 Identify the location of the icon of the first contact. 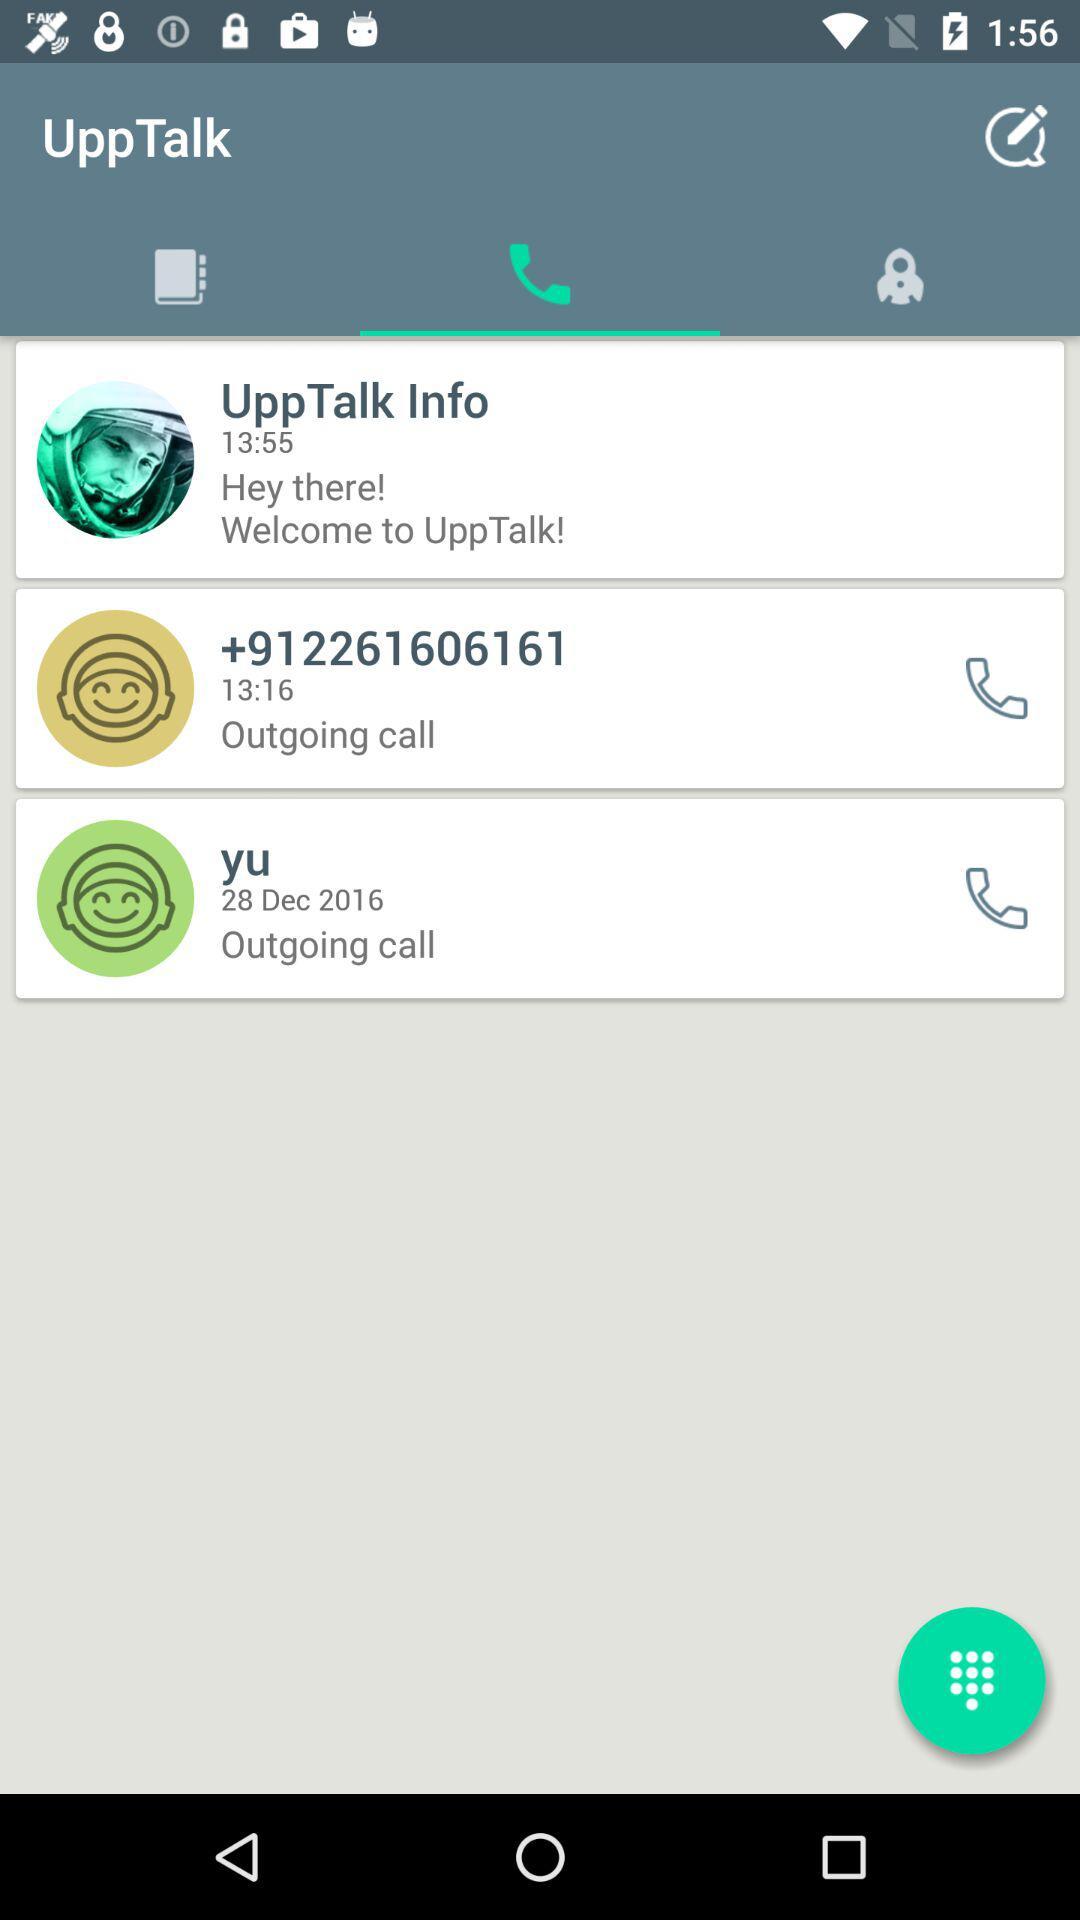
(115, 459).